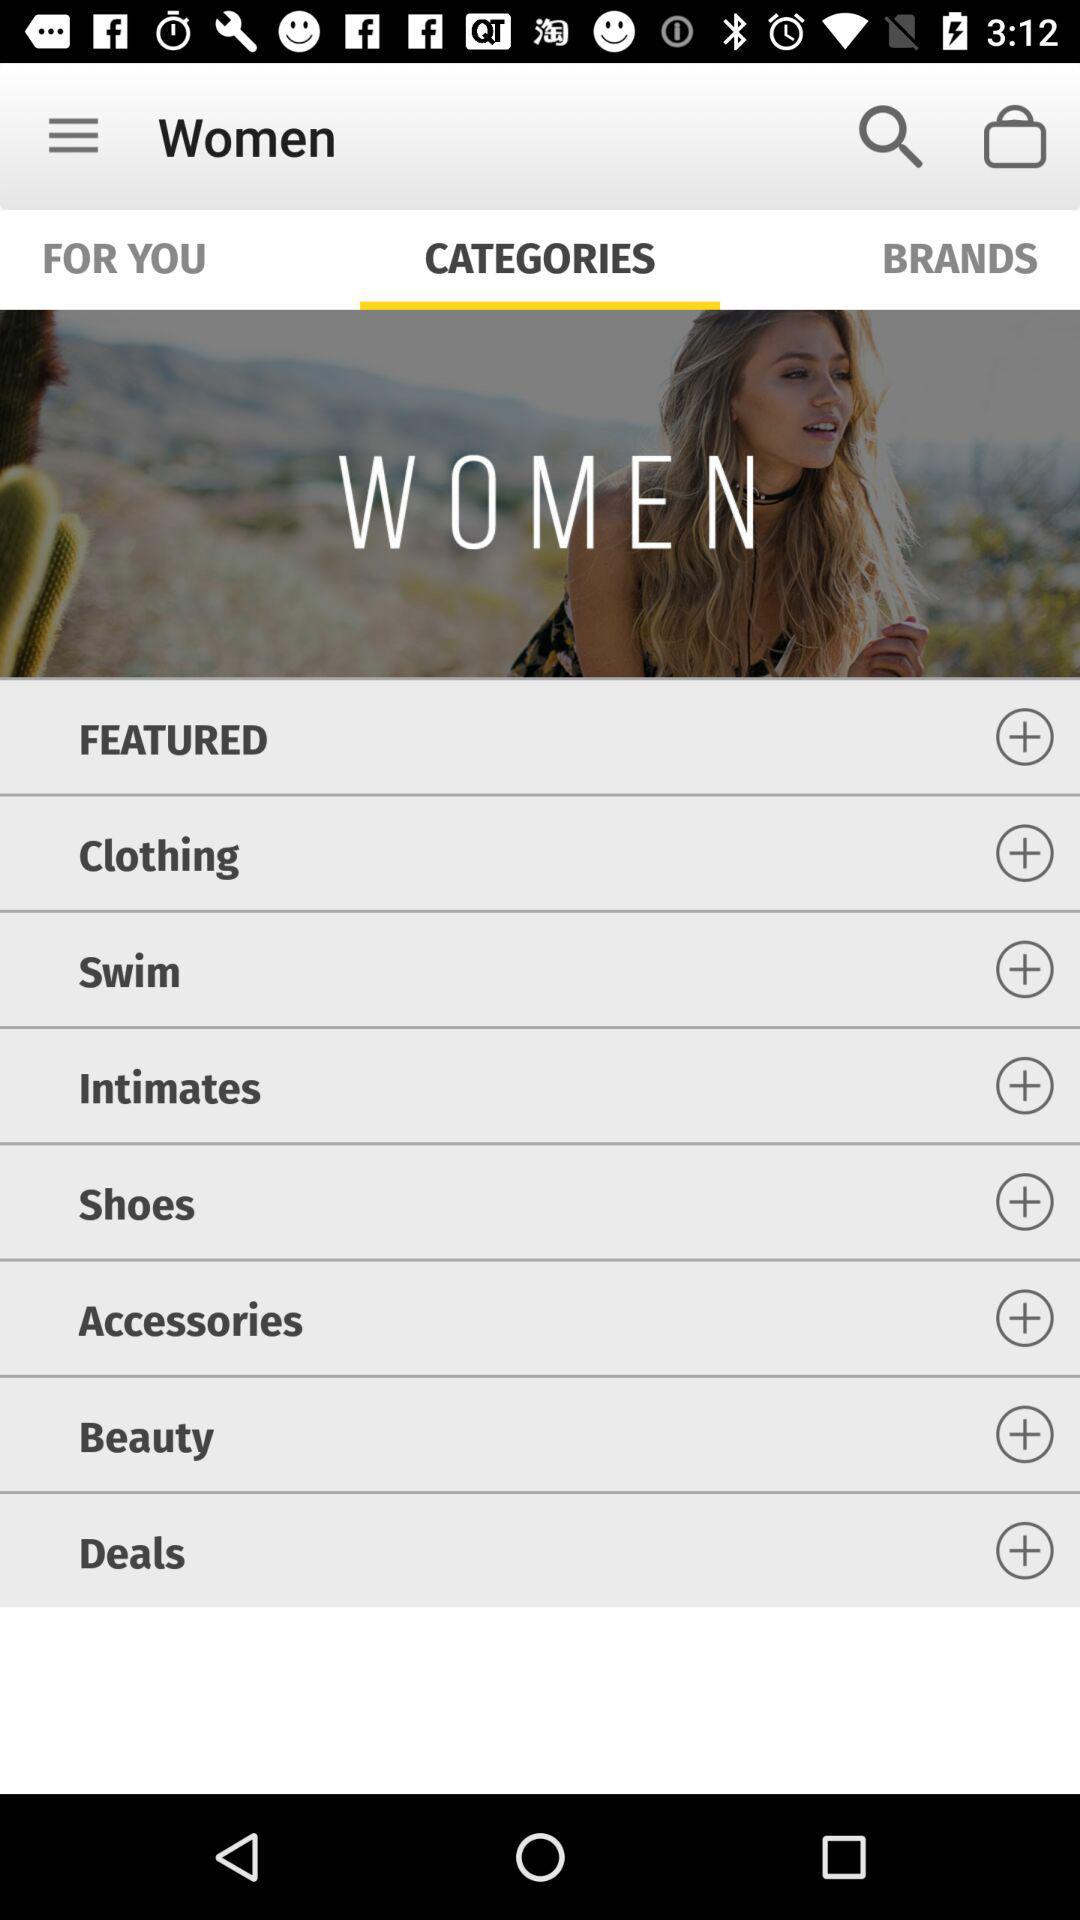 Image resolution: width=1080 pixels, height=1920 pixels. Describe the element at coordinates (172, 735) in the screenshot. I see `the item above the clothing` at that location.